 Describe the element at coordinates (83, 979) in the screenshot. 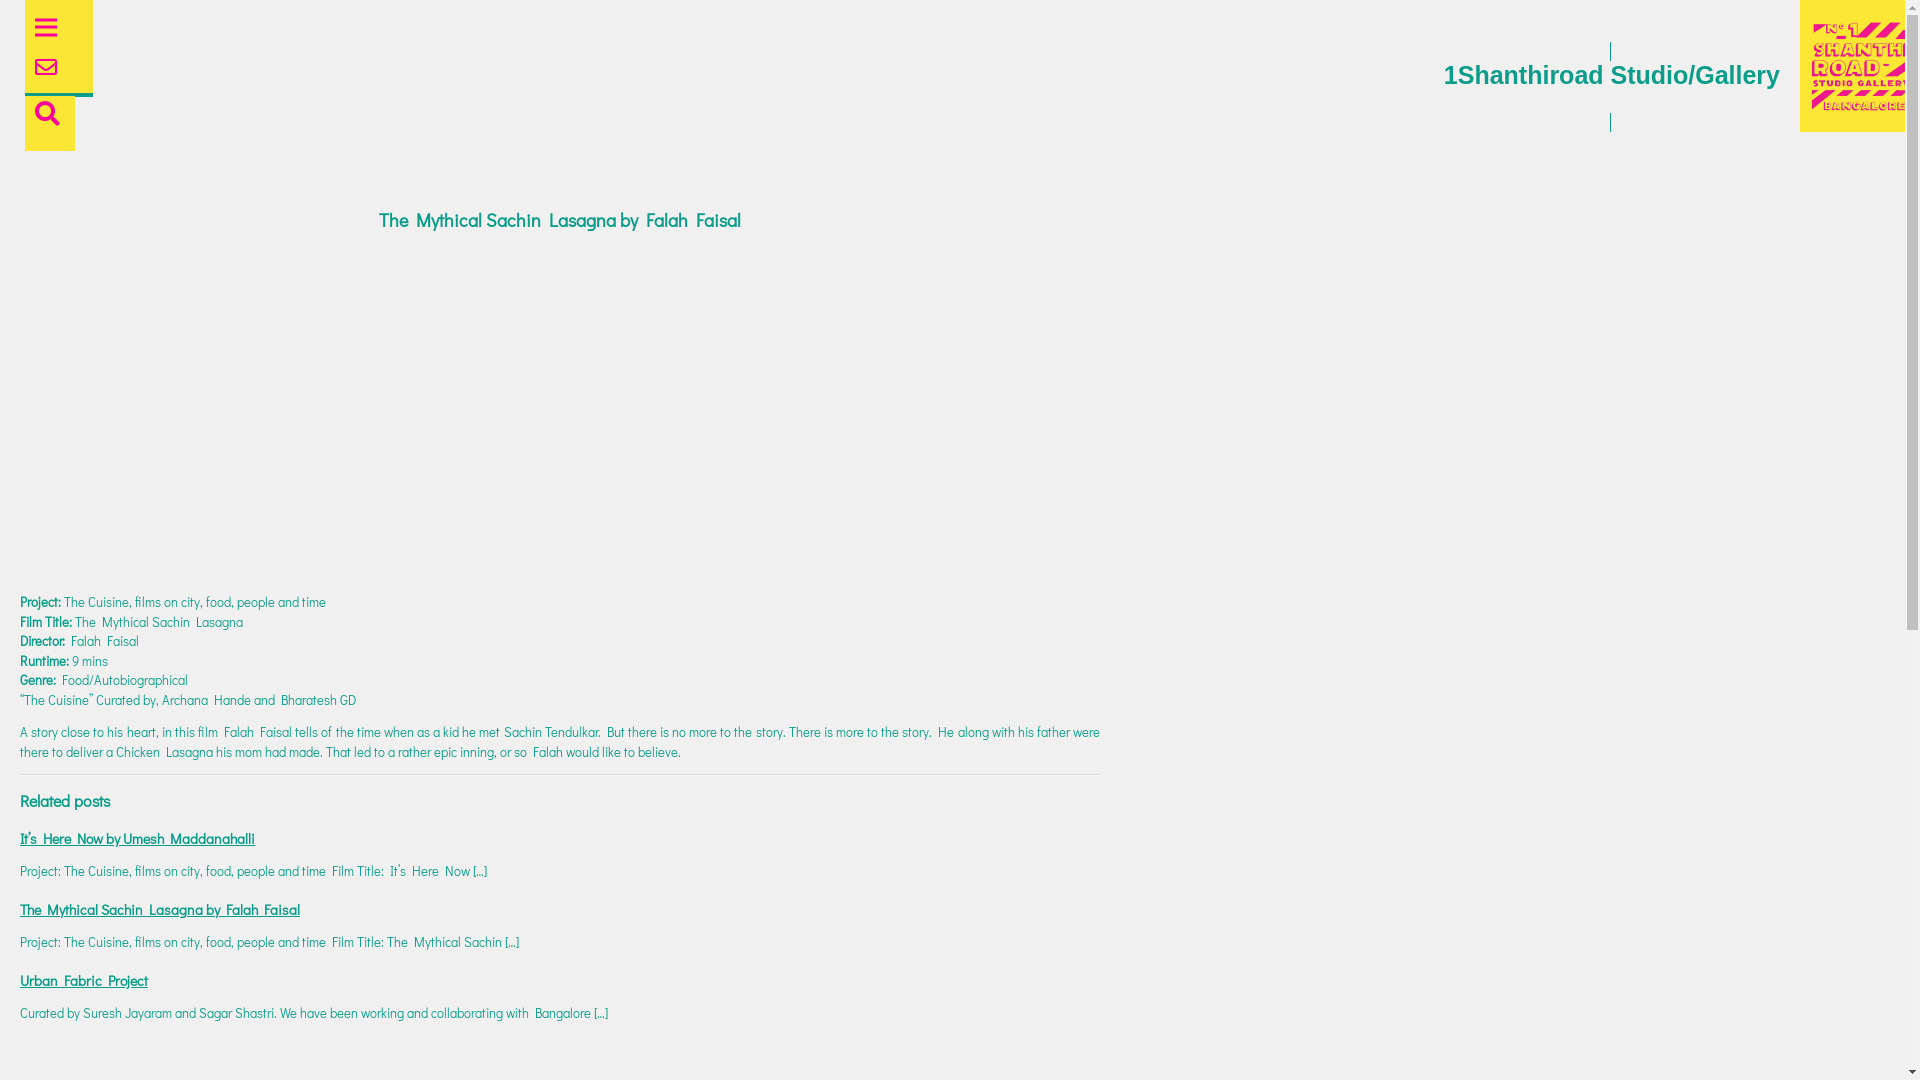

I see `'Urban Fabric Project'` at that location.